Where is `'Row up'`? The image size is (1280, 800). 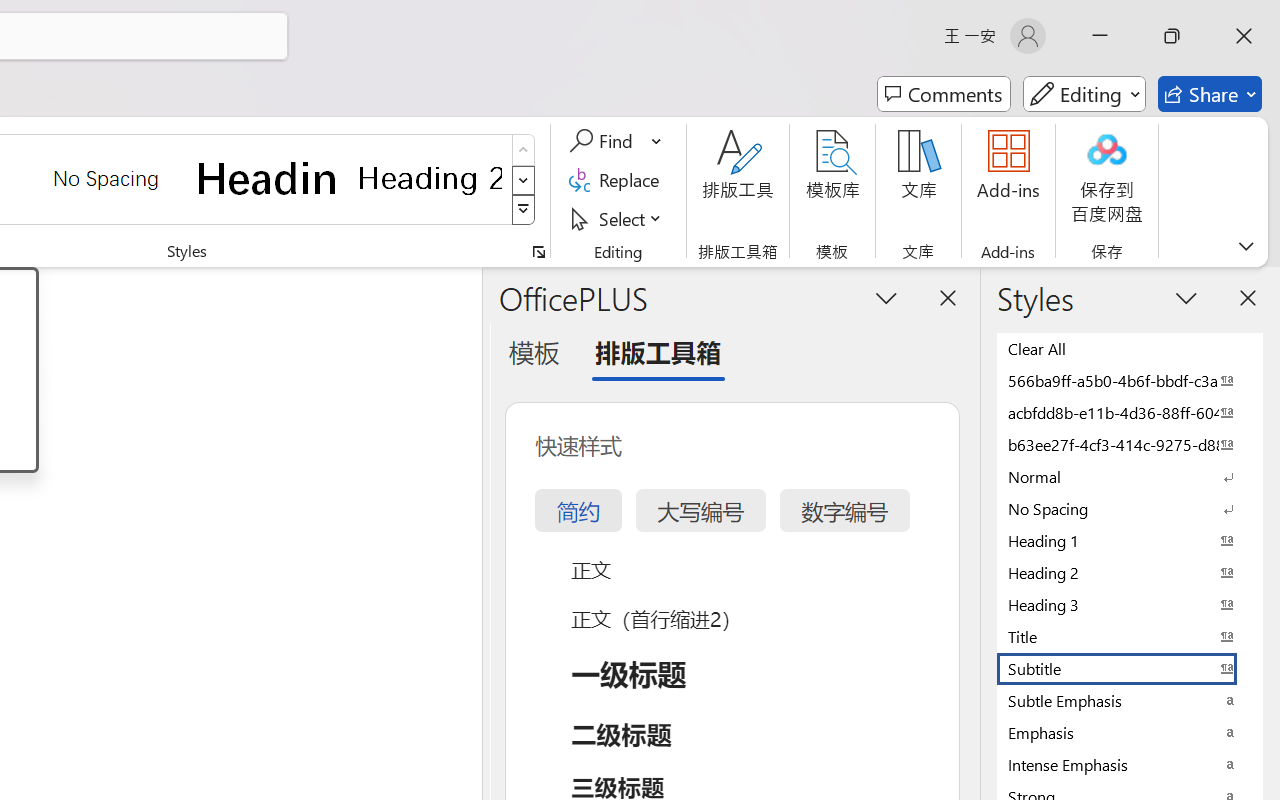
'Row up' is located at coordinates (523, 150).